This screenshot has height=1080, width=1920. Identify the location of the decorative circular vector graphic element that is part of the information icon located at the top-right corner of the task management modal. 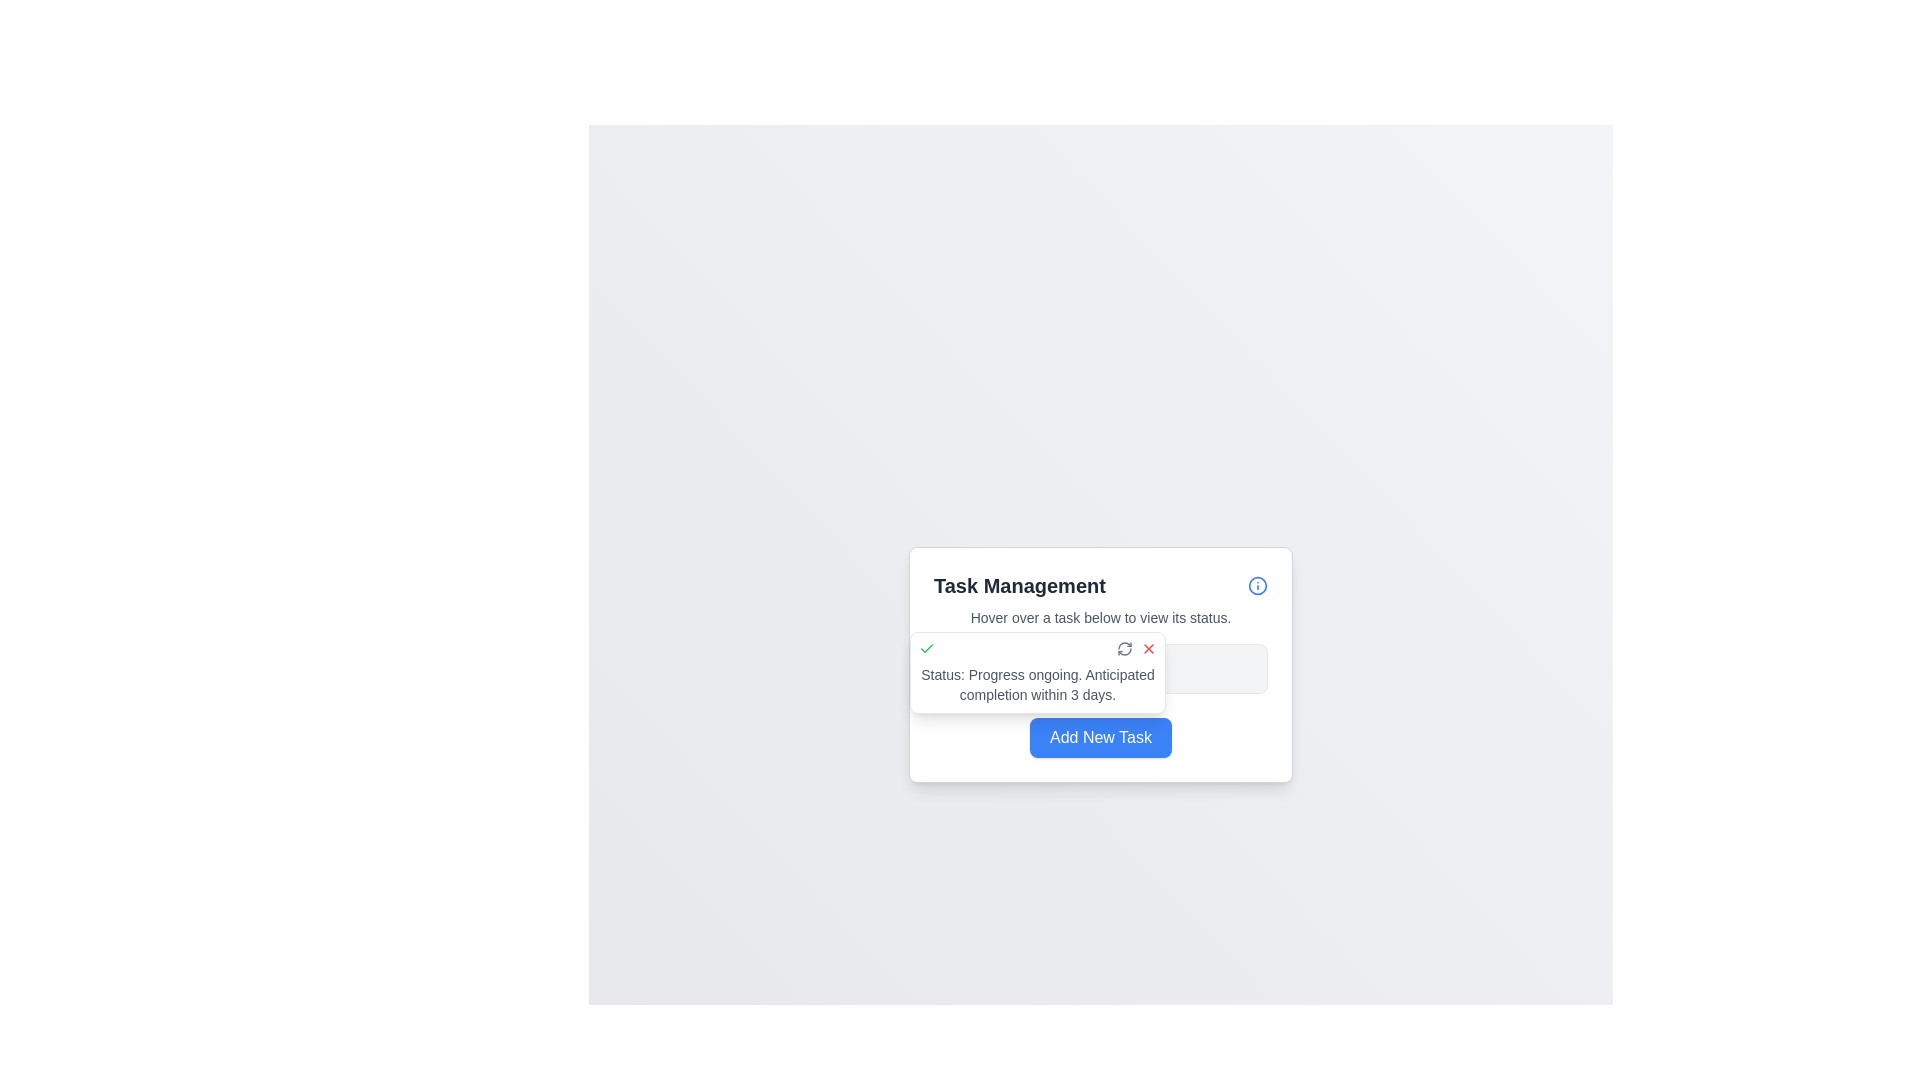
(1256, 585).